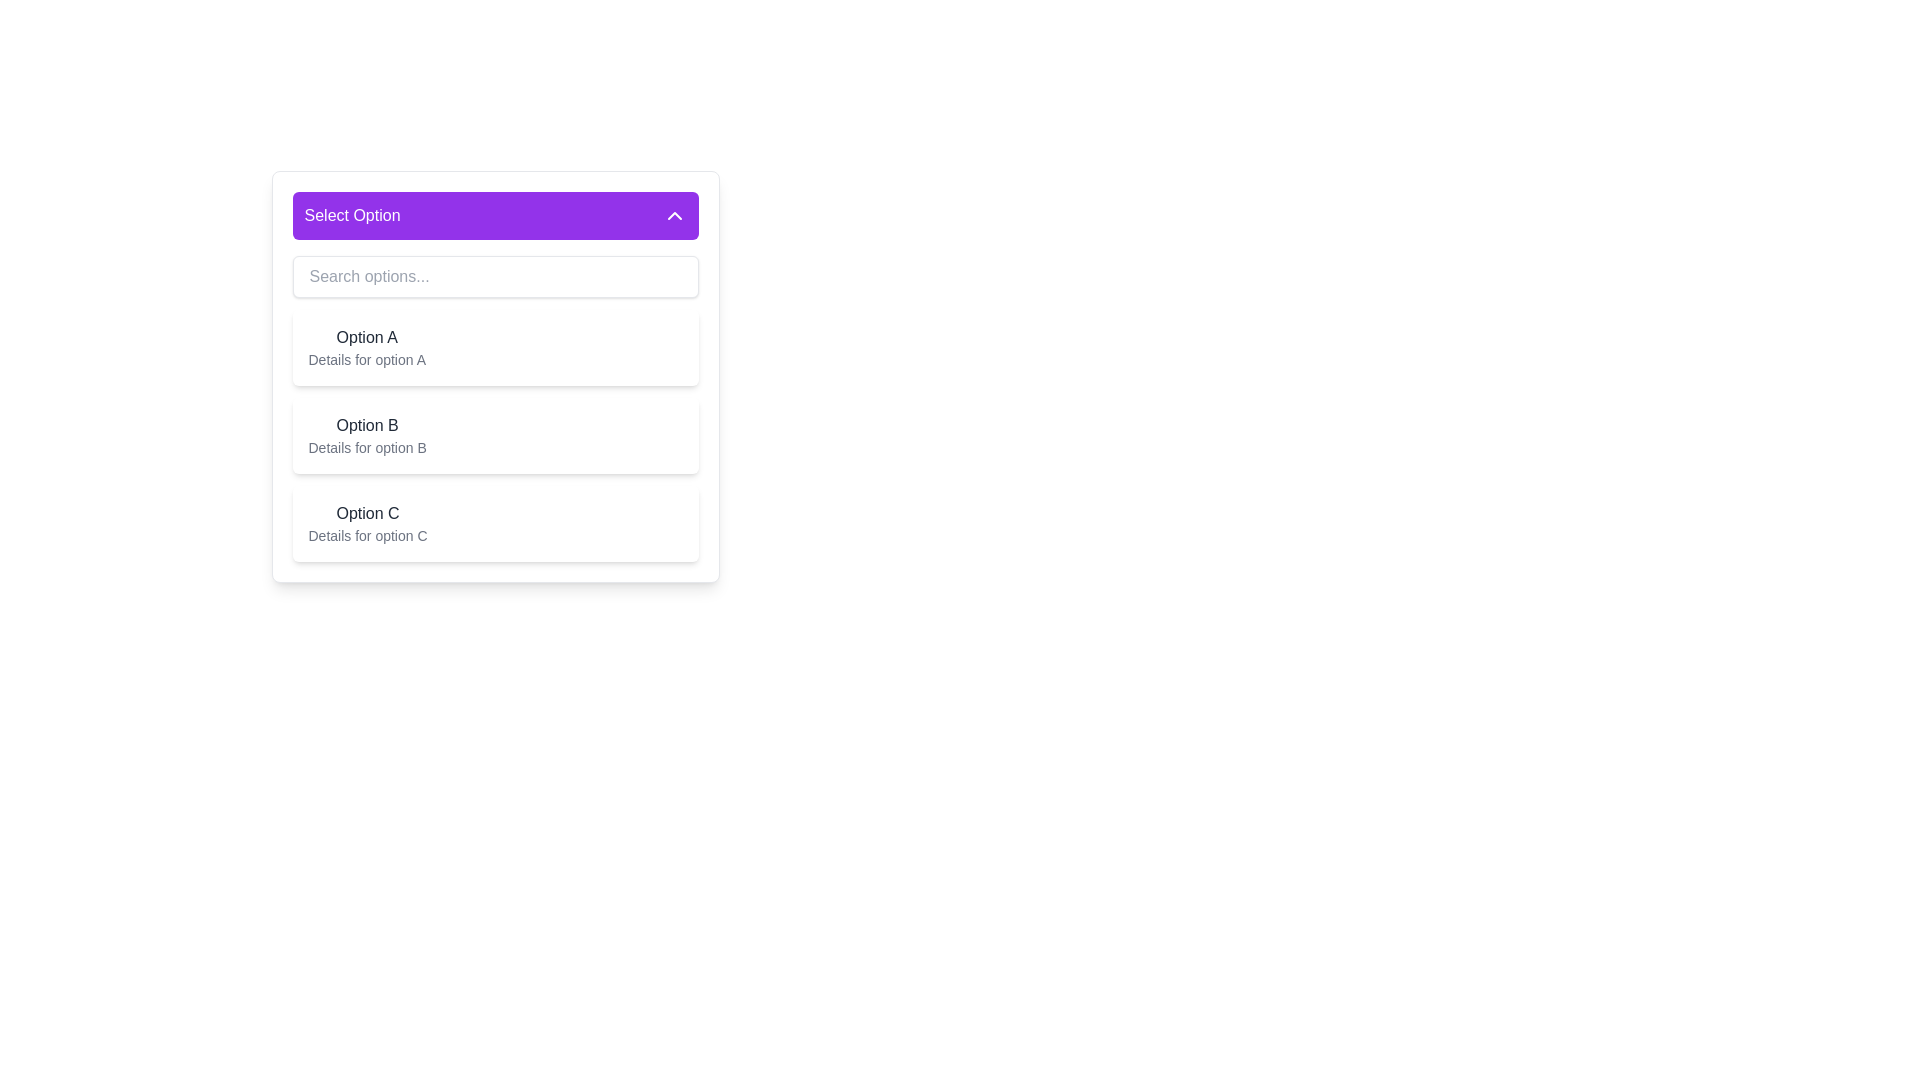  What do you see at coordinates (367, 446) in the screenshot?
I see `the label providing additional details for 'Option B', located beneath the title of this option in a vertically stacked list` at bounding box center [367, 446].